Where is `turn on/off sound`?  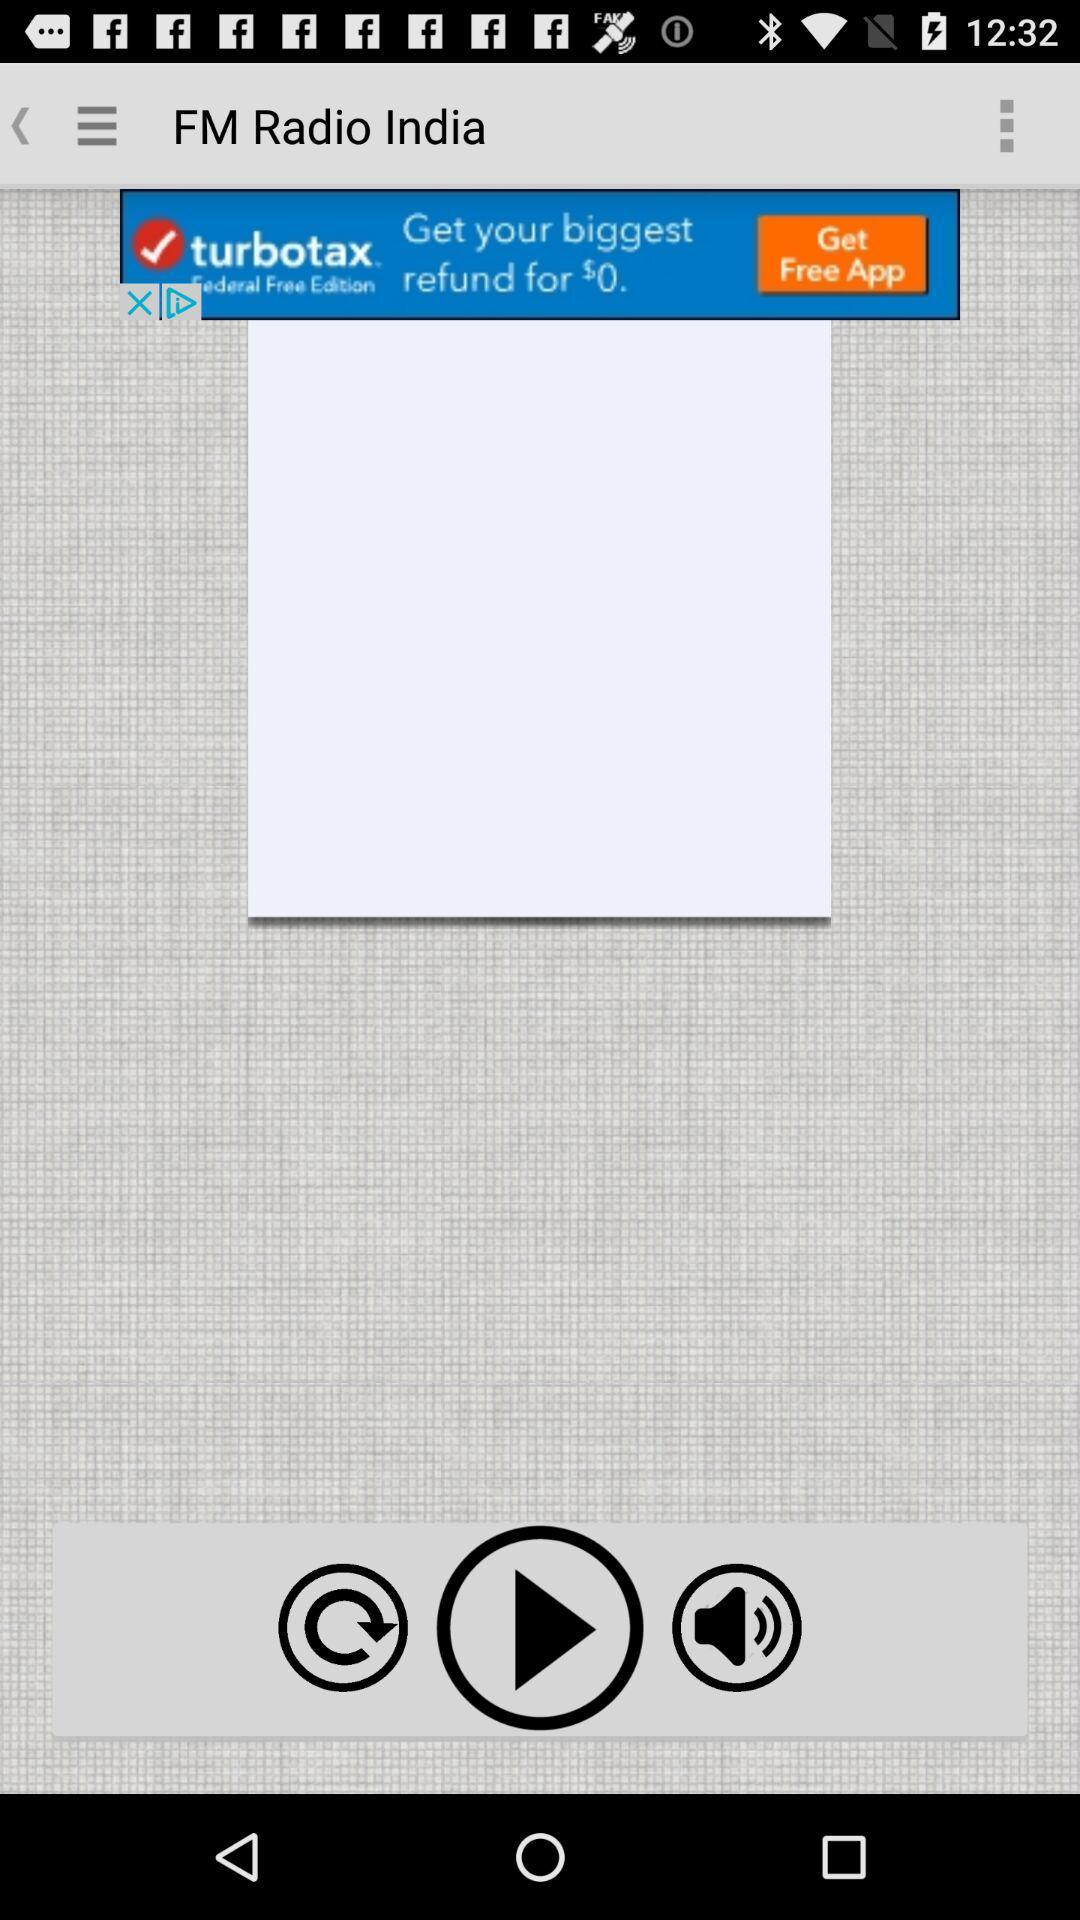
turn on/off sound is located at coordinates (736, 1627).